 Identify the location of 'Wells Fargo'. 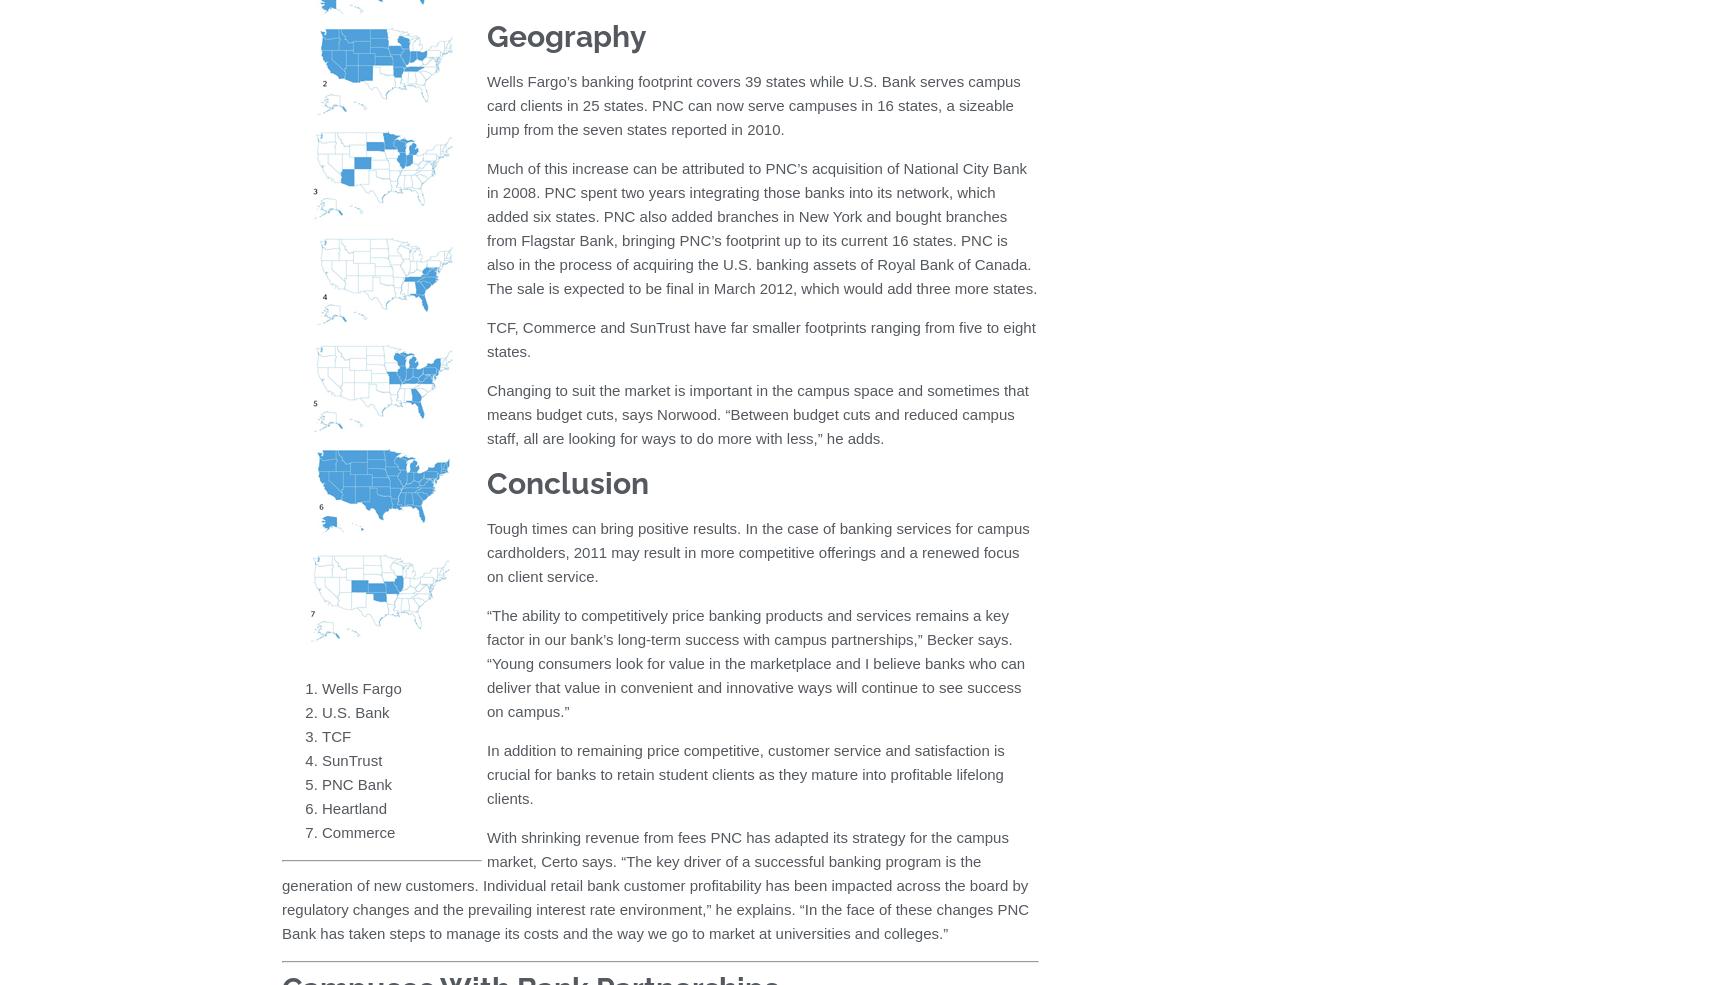
(322, 686).